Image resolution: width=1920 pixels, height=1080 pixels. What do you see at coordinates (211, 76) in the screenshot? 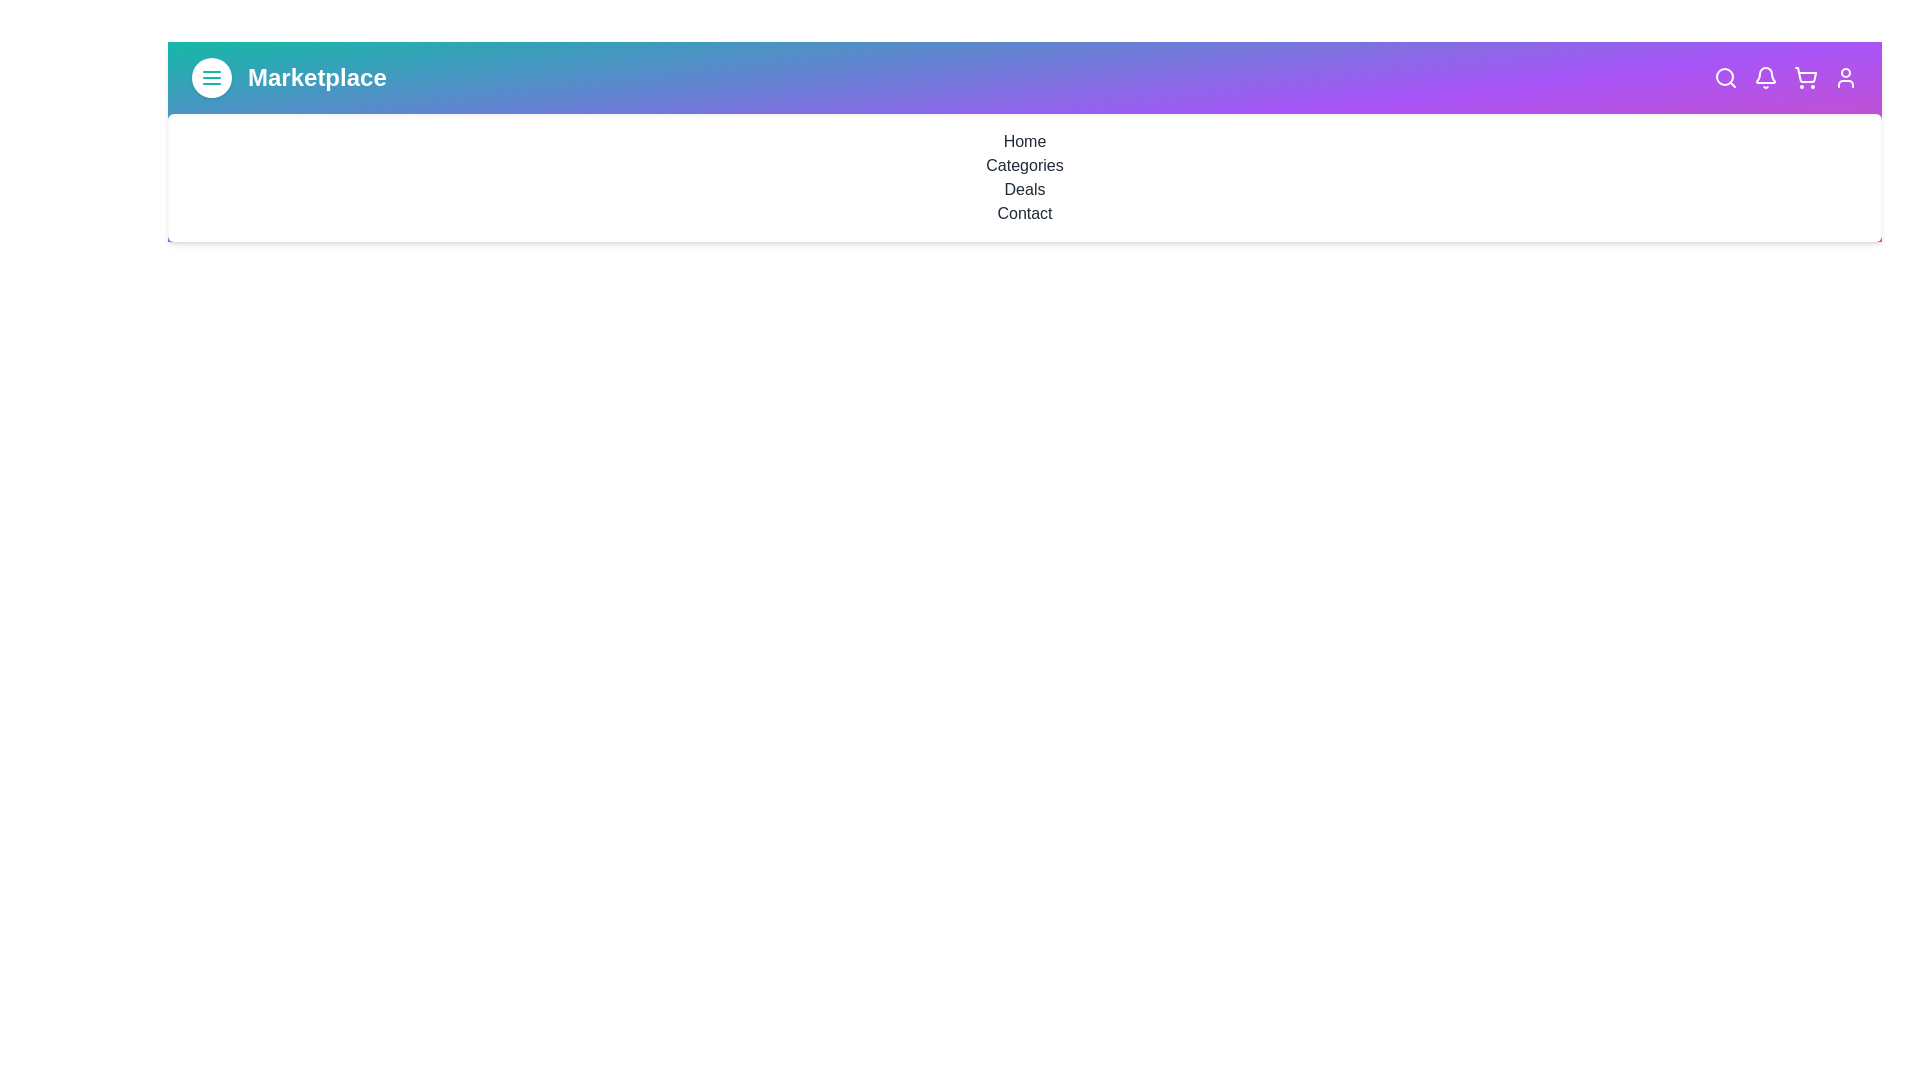
I see `the menu button to toggle the menu visibility` at bounding box center [211, 76].